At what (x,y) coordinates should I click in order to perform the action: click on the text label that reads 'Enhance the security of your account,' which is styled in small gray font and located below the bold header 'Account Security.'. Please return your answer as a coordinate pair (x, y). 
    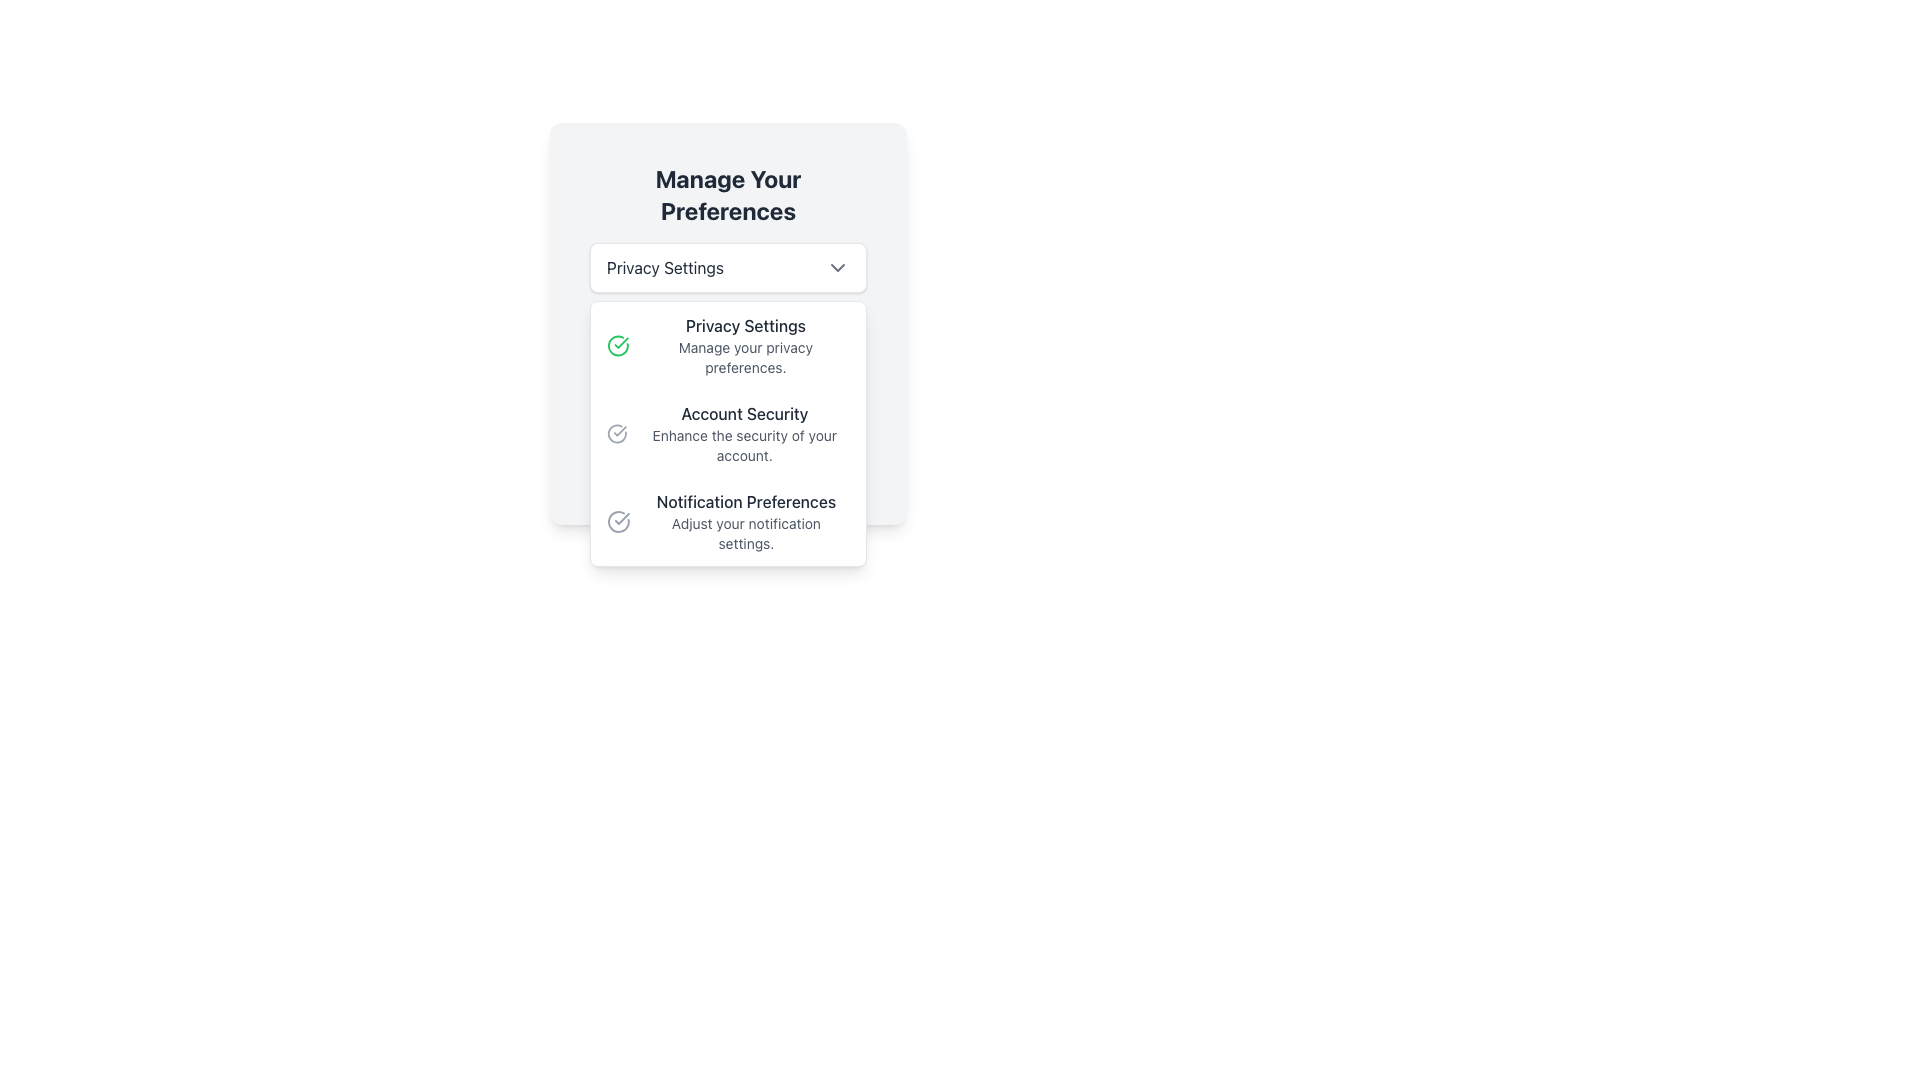
    Looking at the image, I should click on (743, 445).